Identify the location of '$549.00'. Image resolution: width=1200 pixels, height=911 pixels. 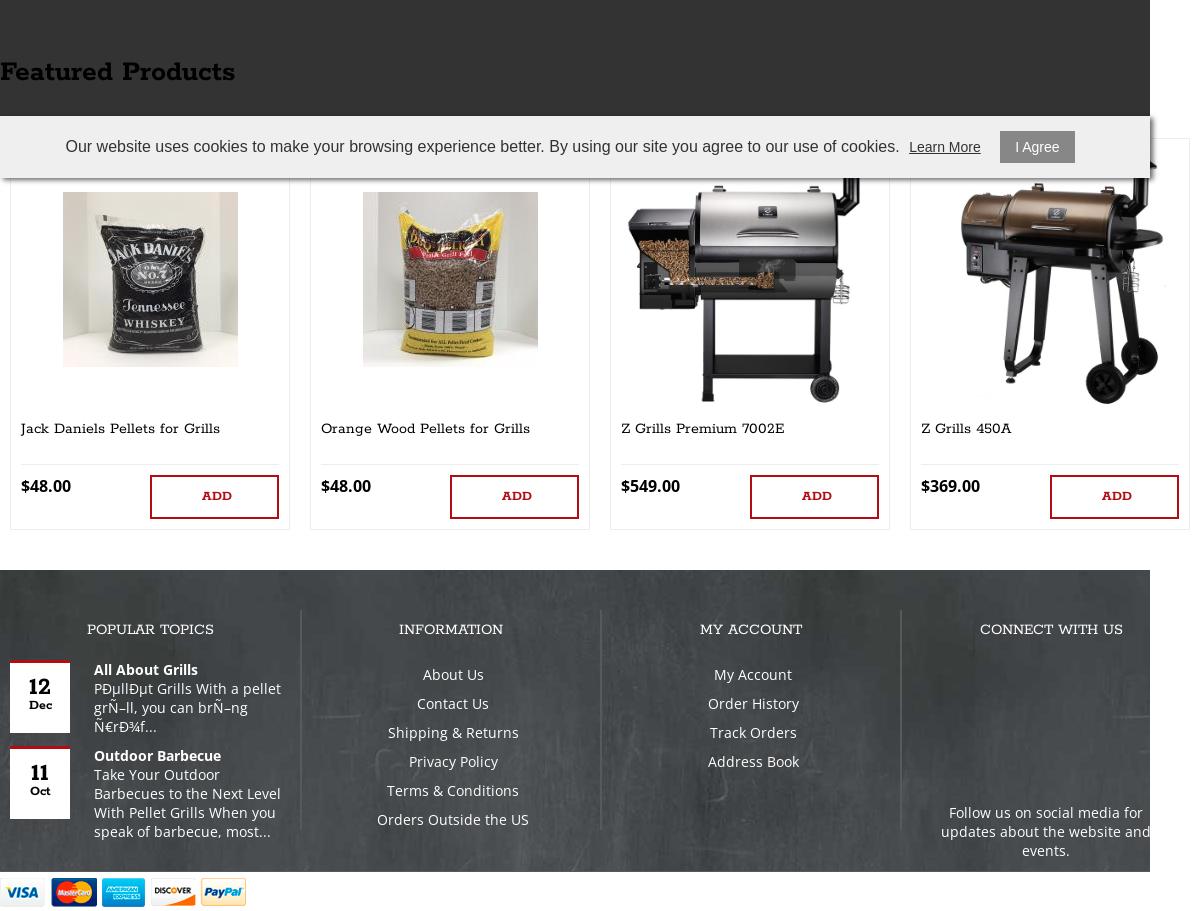
(650, 485).